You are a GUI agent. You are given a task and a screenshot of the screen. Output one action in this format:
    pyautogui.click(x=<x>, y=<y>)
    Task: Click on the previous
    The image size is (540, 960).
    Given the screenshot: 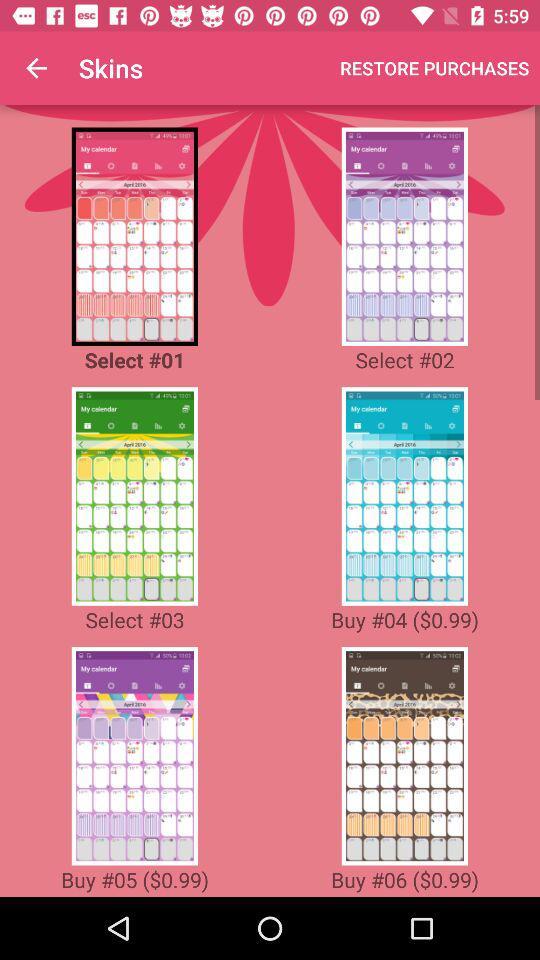 What is the action you would take?
    pyautogui.click(x=134, y=755)
    